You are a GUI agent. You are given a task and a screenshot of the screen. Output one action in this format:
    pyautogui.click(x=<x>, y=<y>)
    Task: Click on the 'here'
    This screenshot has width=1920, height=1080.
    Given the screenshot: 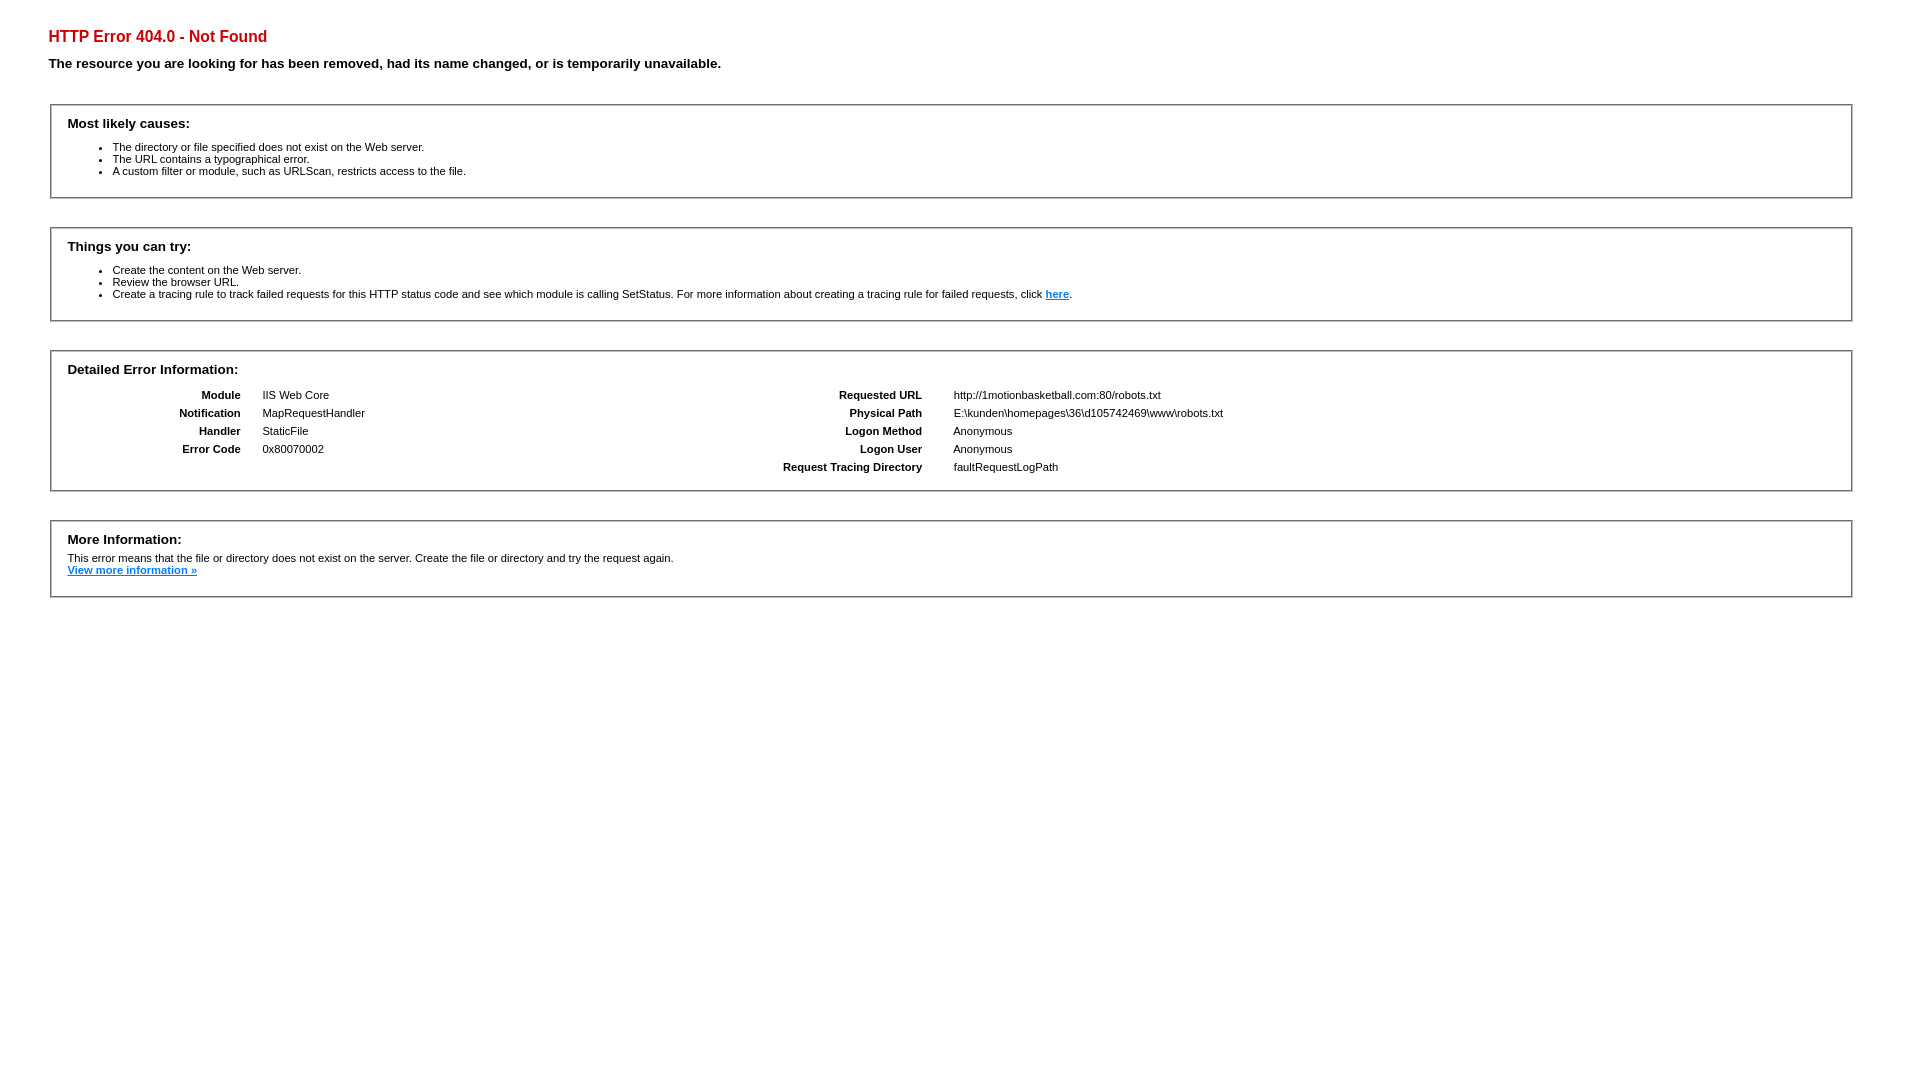 What is the action you would take?
    pyautogui.click(x=1056, y=293)
    